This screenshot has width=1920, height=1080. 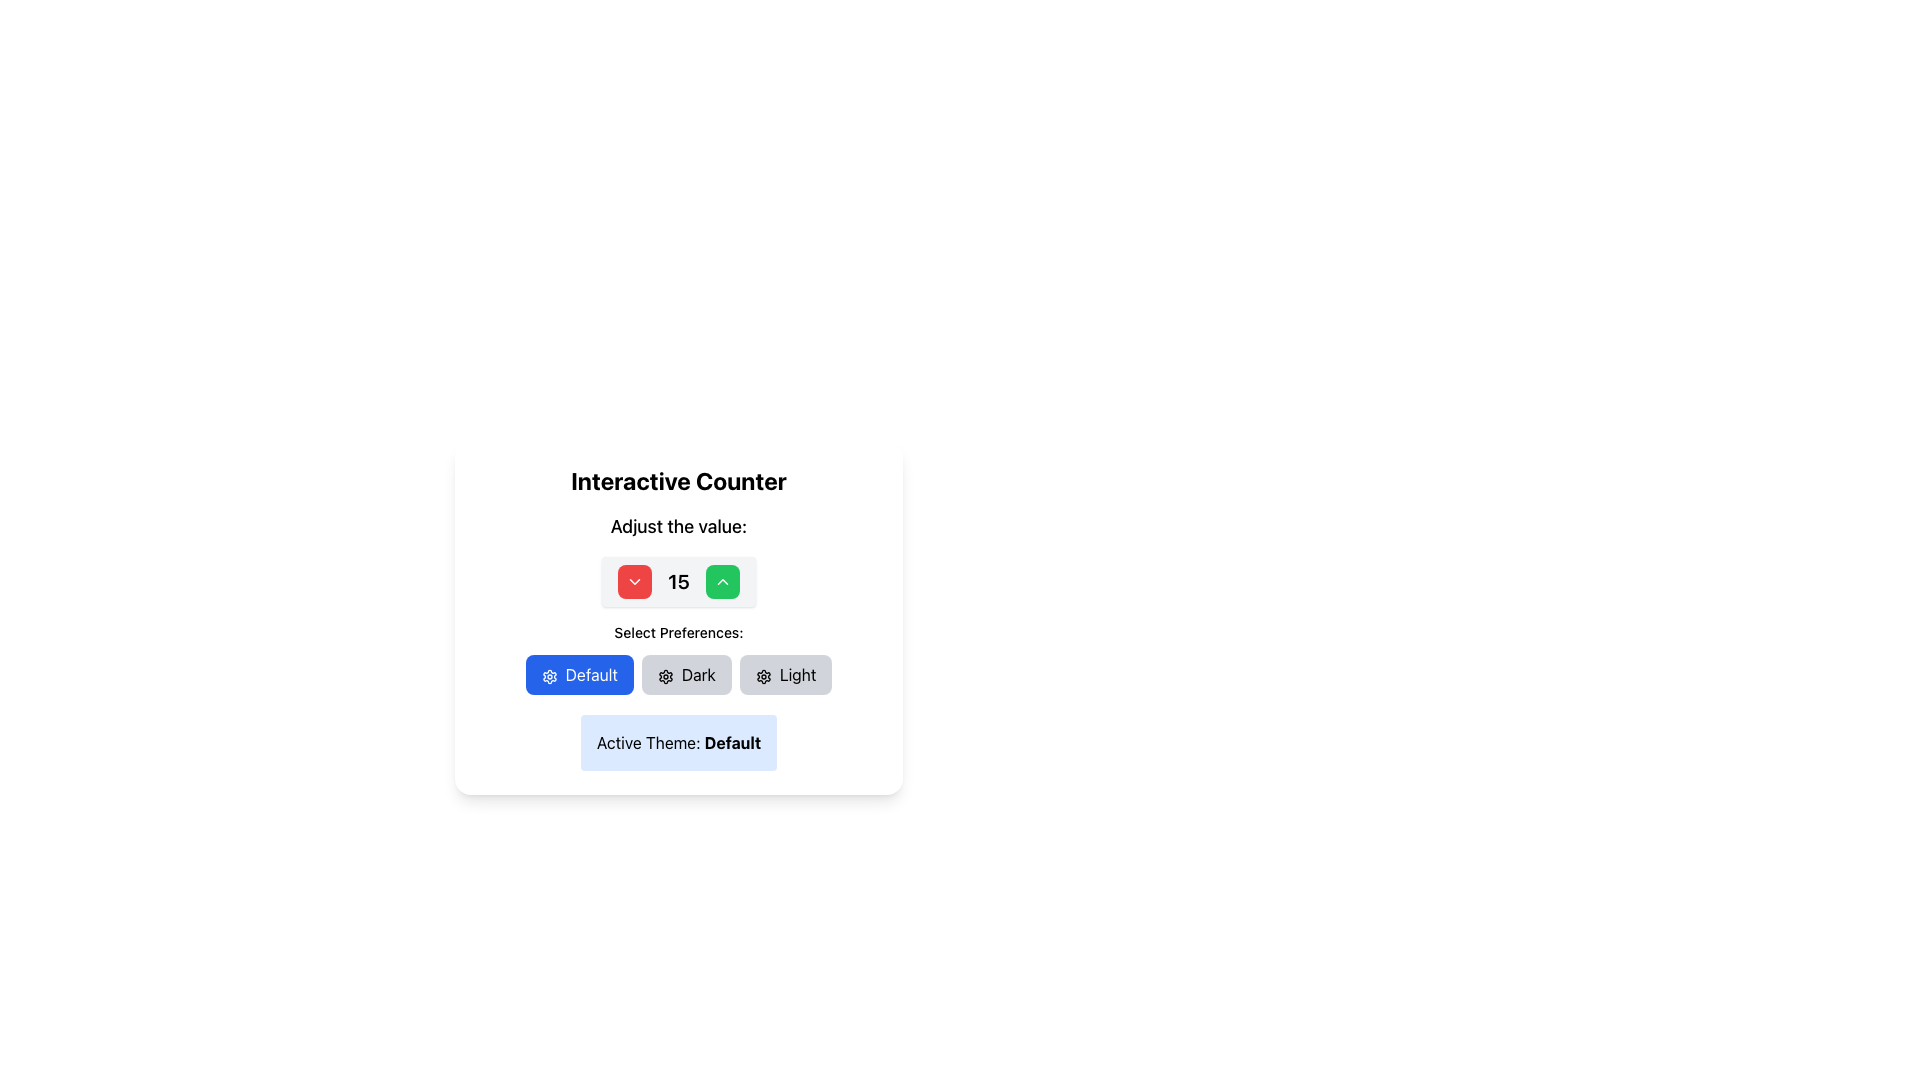 What do you see at coordinates (762, 675) in the screenshot?
I see `the small gear icon representing settings, which is located to the left of the 'Light' label within the 'Light' button` at bounding box center [762, 675].